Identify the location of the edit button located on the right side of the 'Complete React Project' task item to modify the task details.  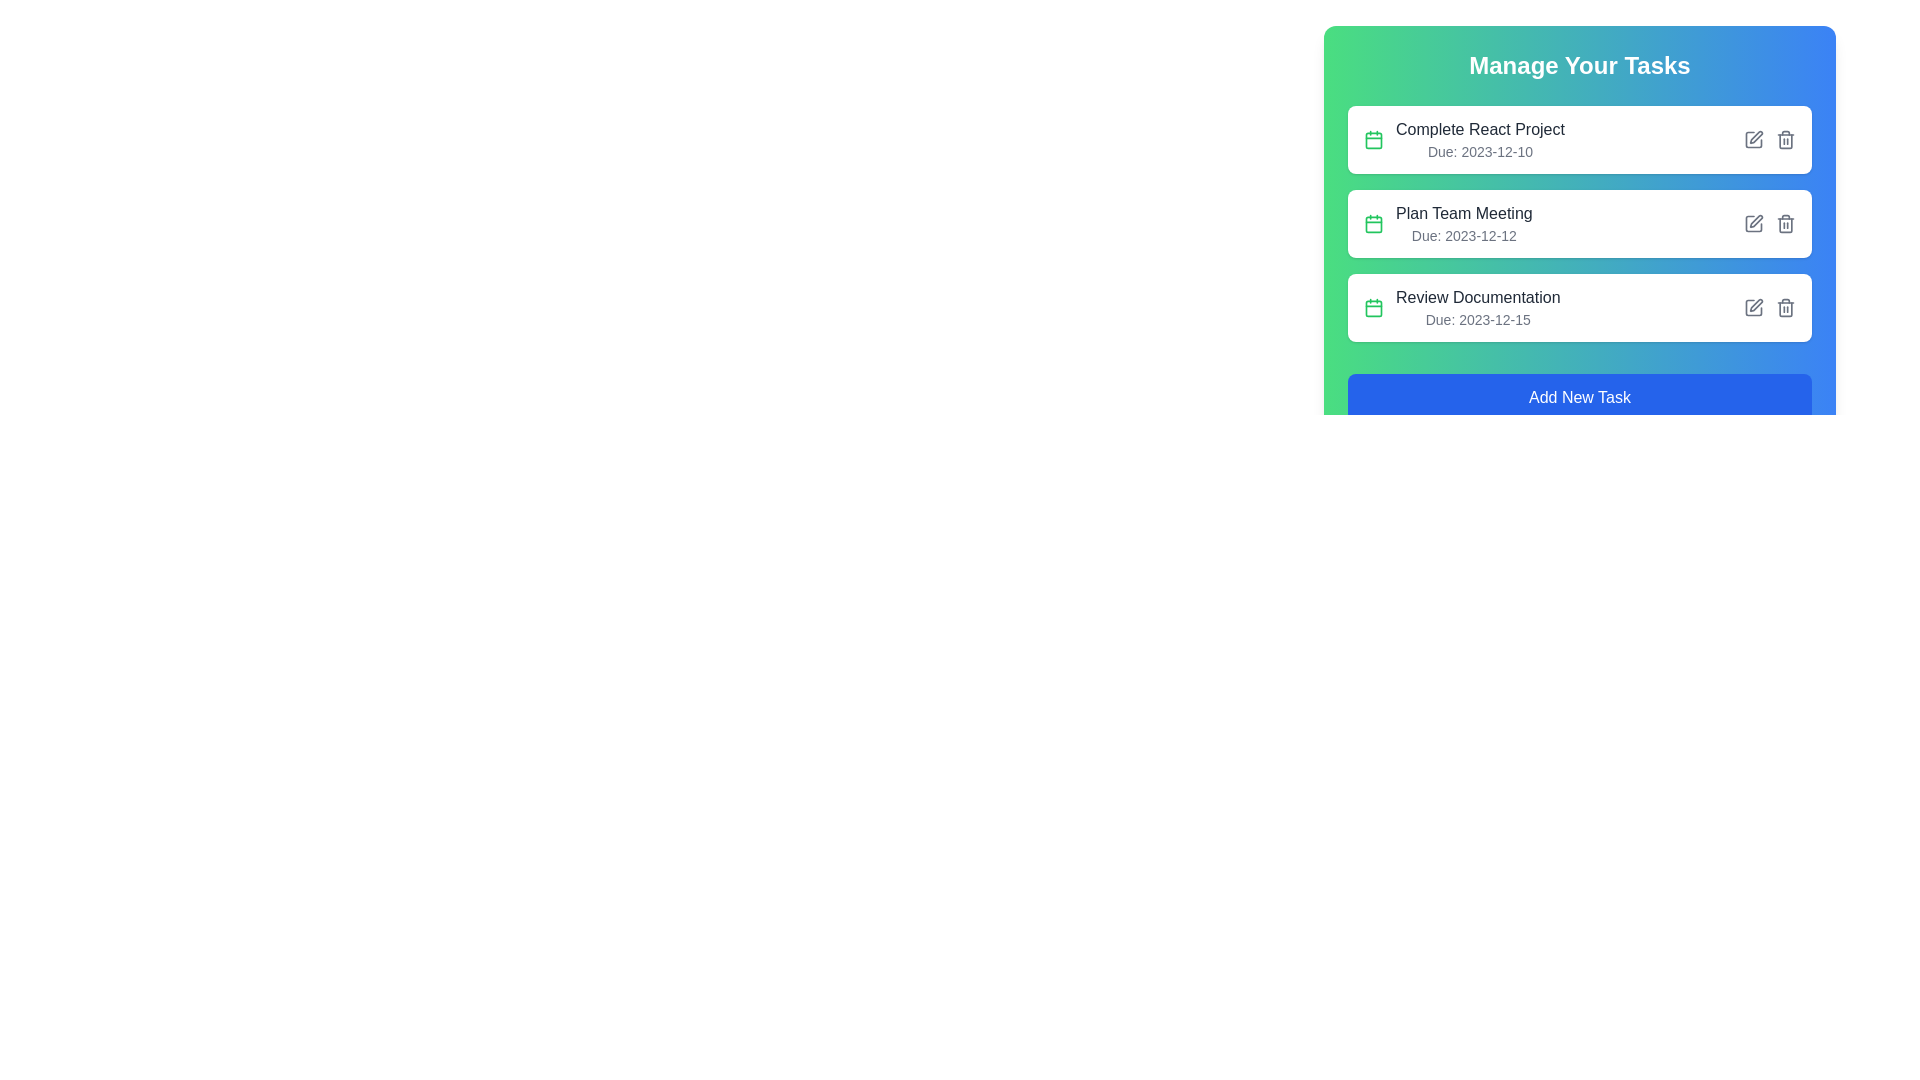
(1752, 138).